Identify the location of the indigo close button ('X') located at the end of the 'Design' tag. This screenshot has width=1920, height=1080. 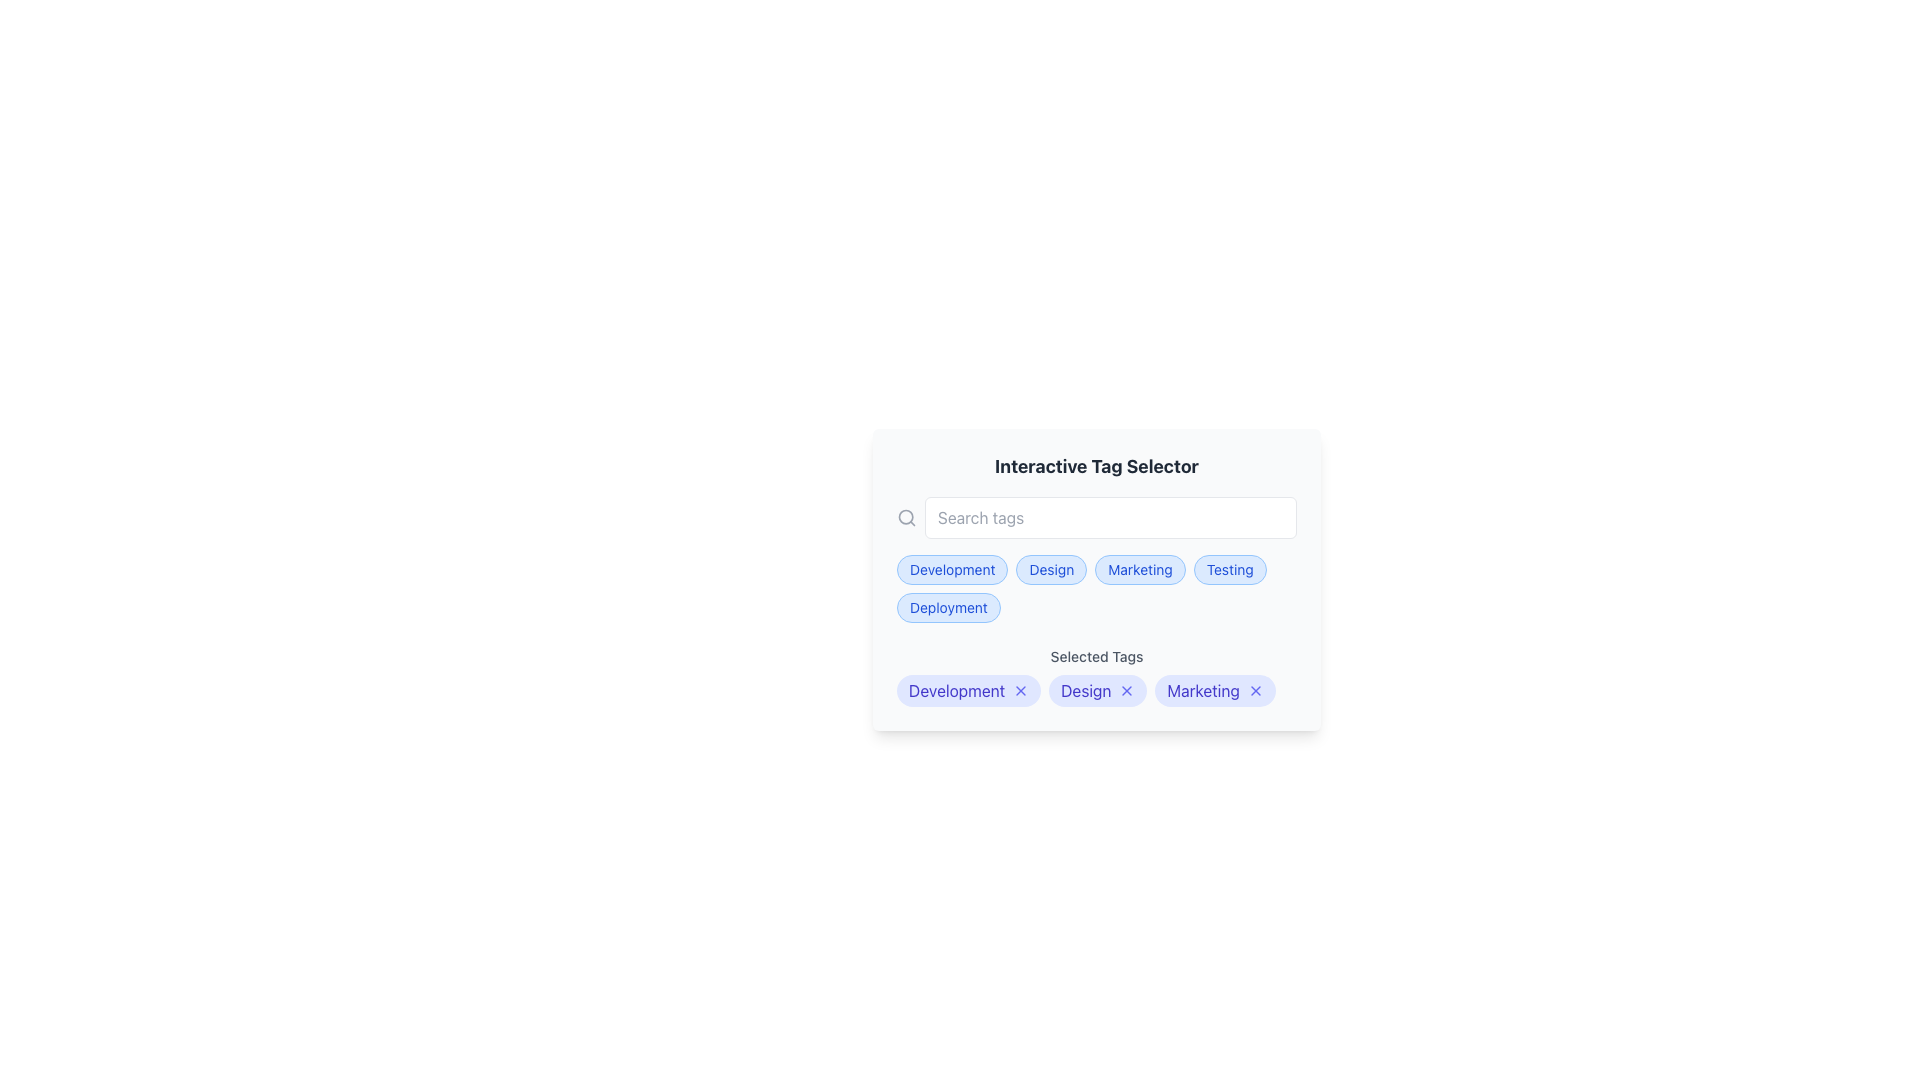
(1127, 689).